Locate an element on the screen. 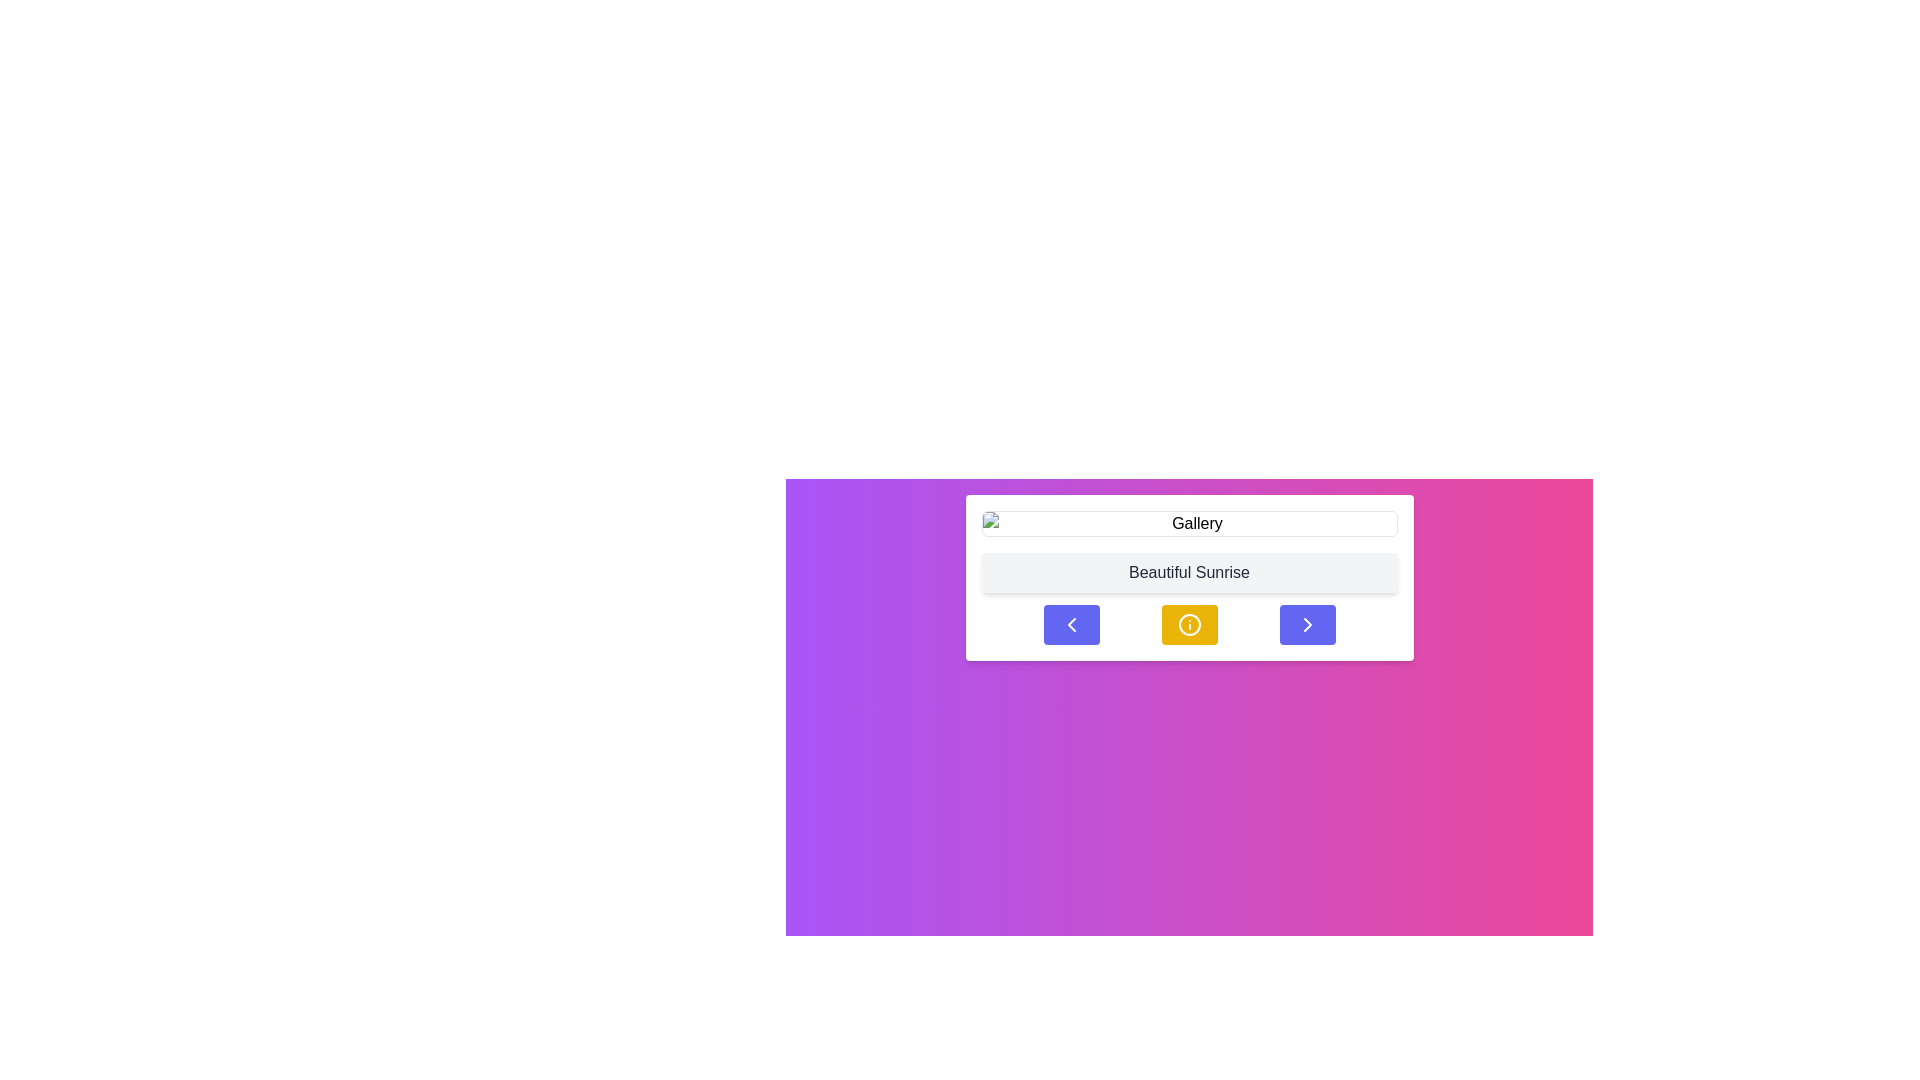  the informational icon embedded within the yellow button located at the bottom of the gallery interface is located at coordinates (1189, 623).